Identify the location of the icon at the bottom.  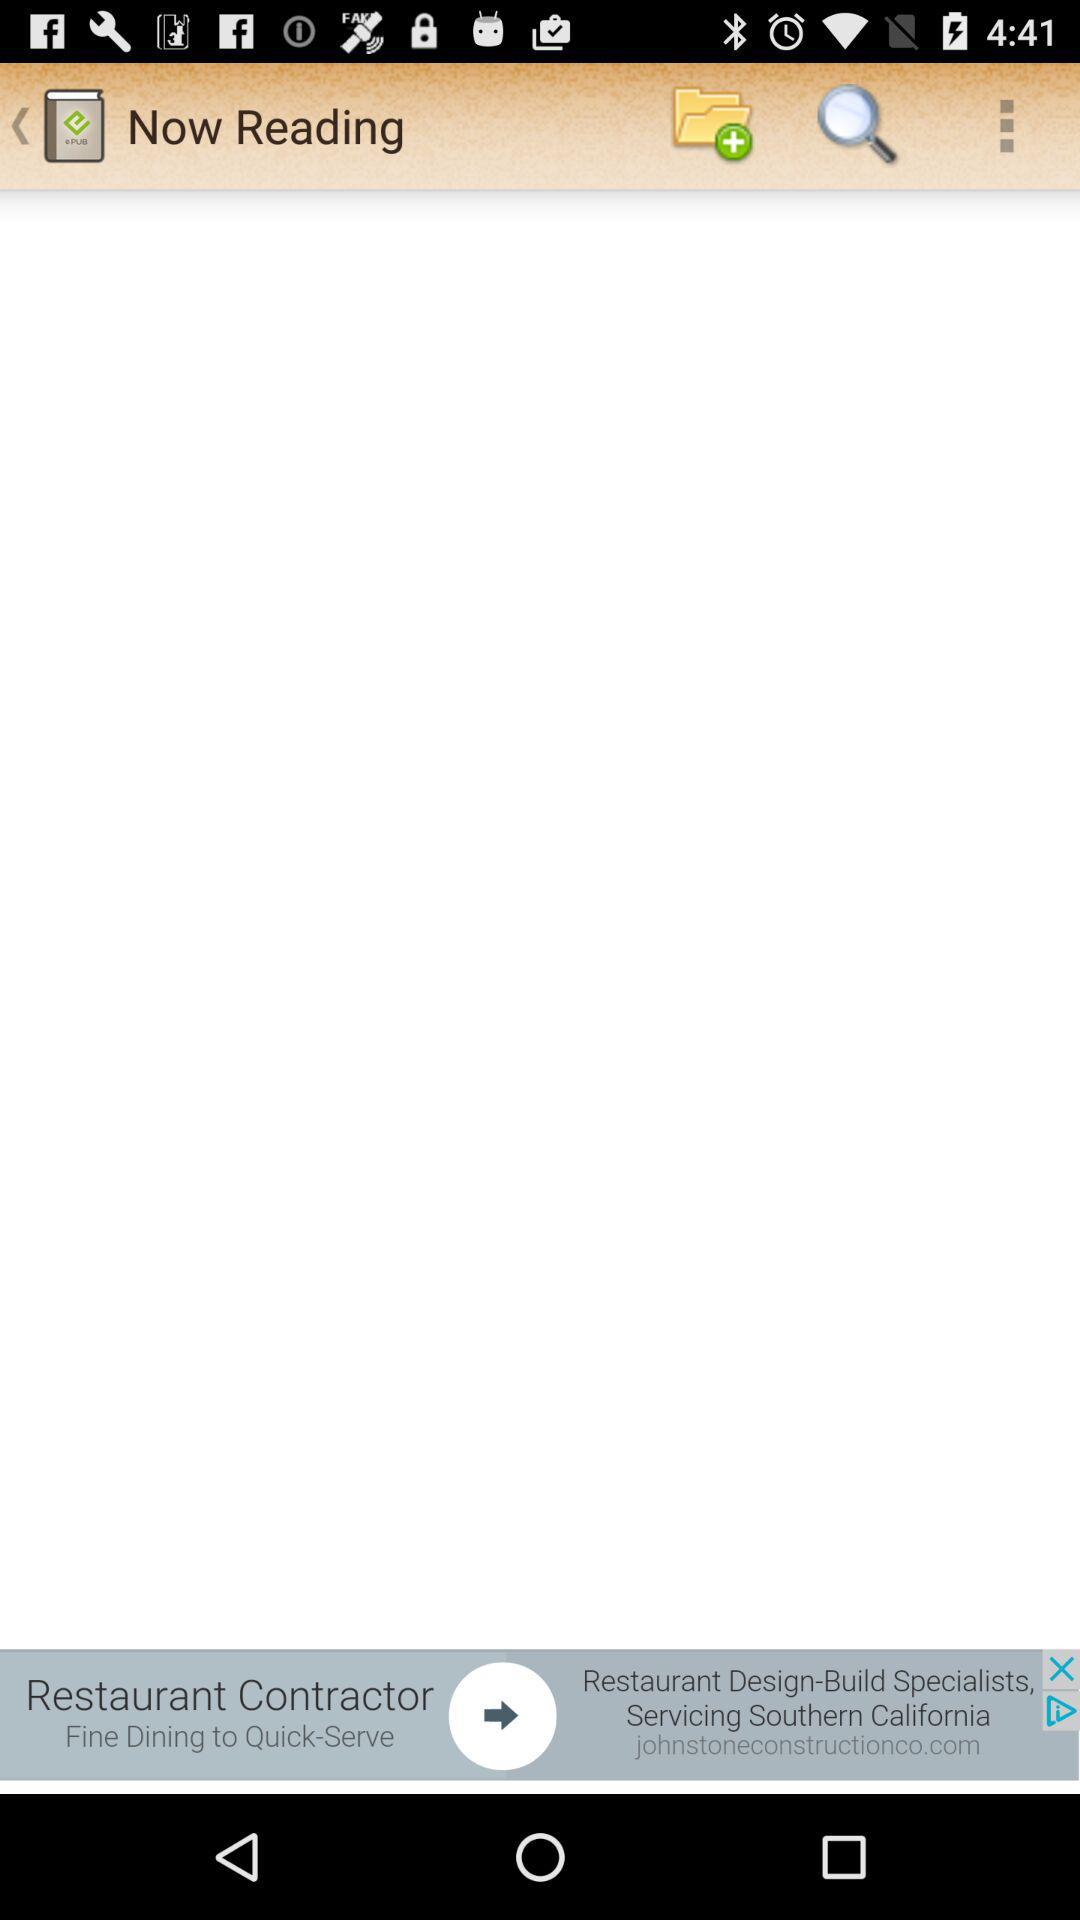
(540, 1713).